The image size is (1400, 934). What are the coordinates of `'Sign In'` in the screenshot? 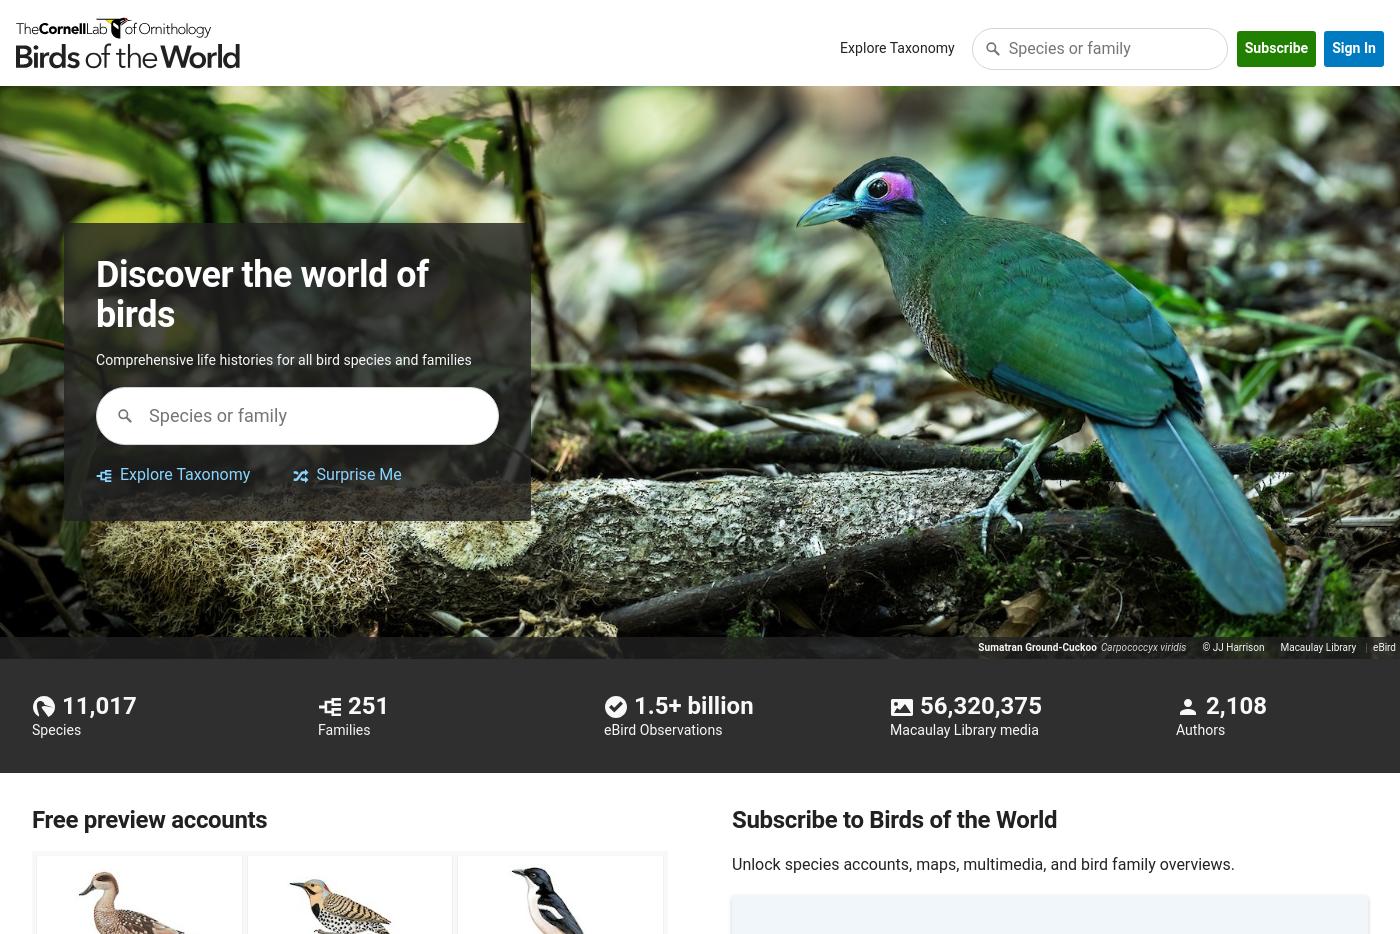 It's located at (1331, 48).